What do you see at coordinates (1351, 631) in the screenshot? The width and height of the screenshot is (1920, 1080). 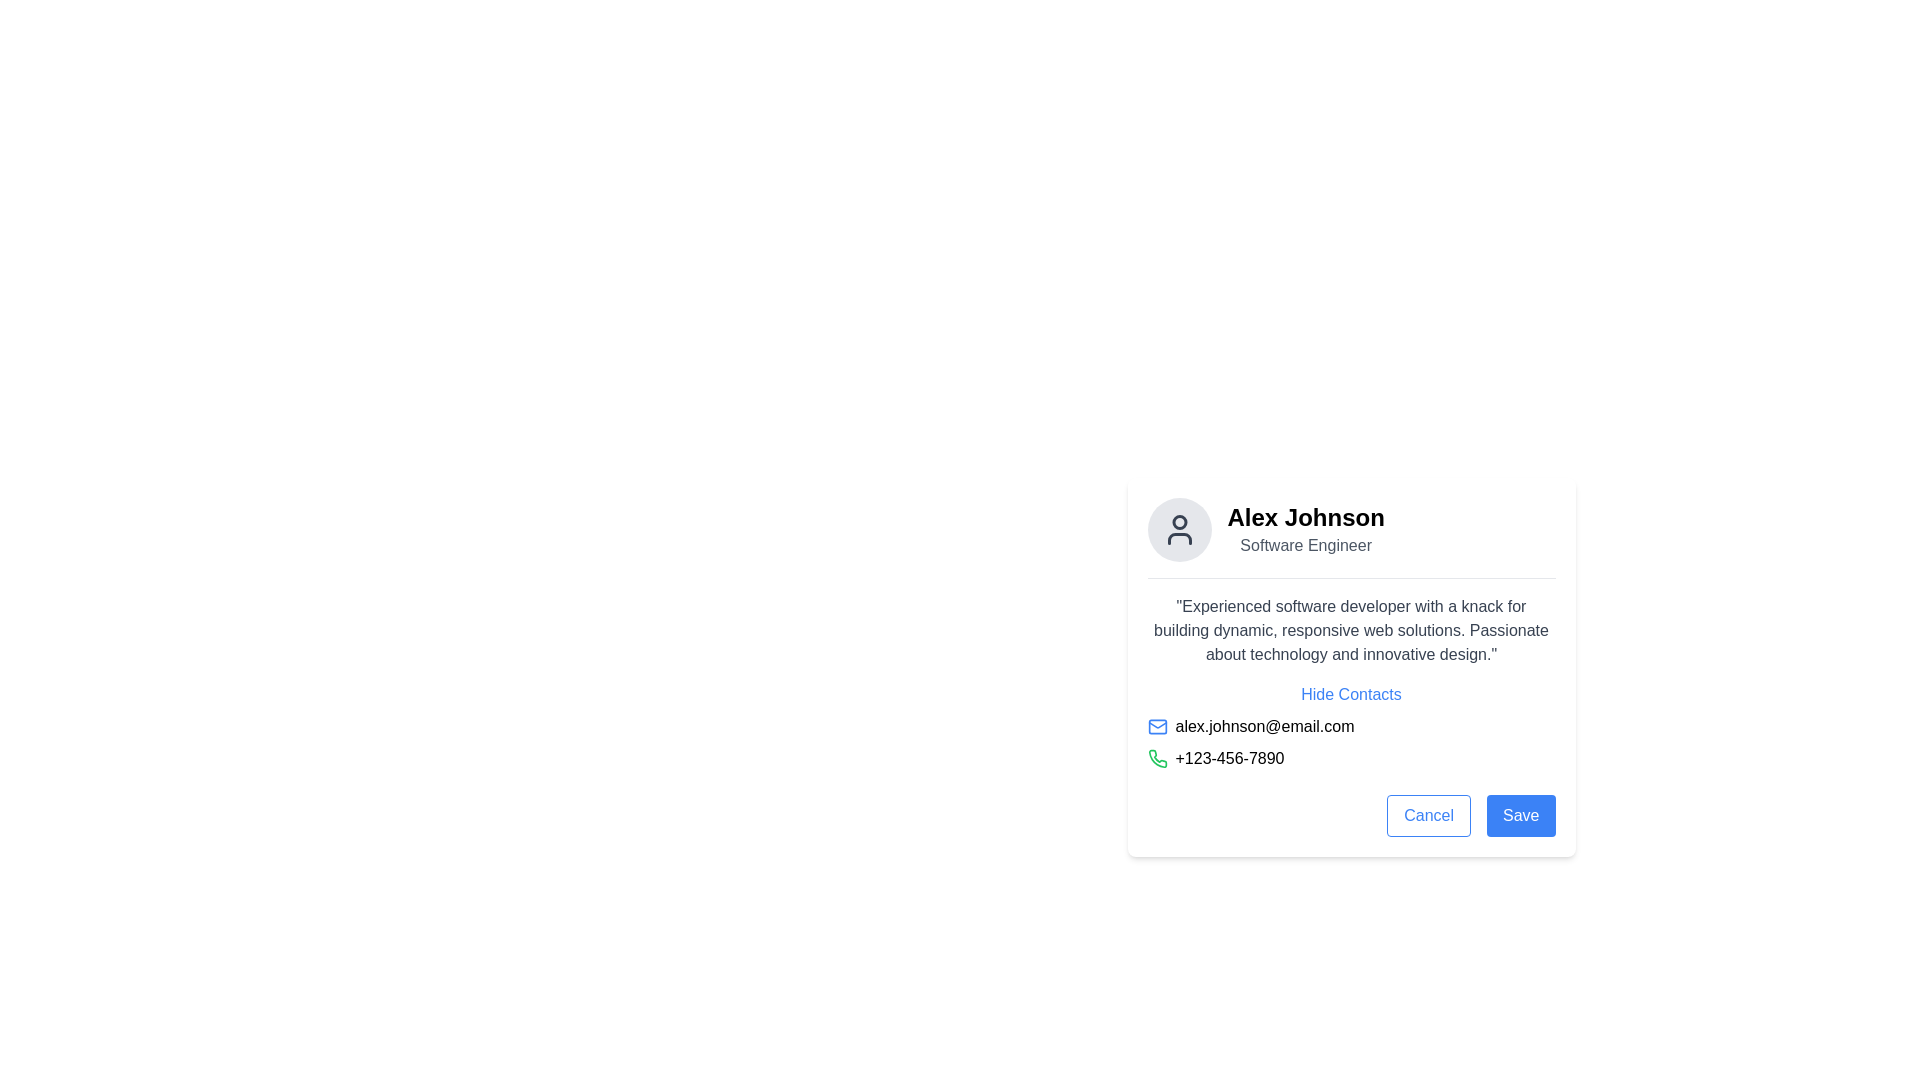 I see `the static text block providing a professional description for user 'Alex Johnson', which is located below the title and above the 'Hide Contacts' link` at bounding box center [1351, 631].